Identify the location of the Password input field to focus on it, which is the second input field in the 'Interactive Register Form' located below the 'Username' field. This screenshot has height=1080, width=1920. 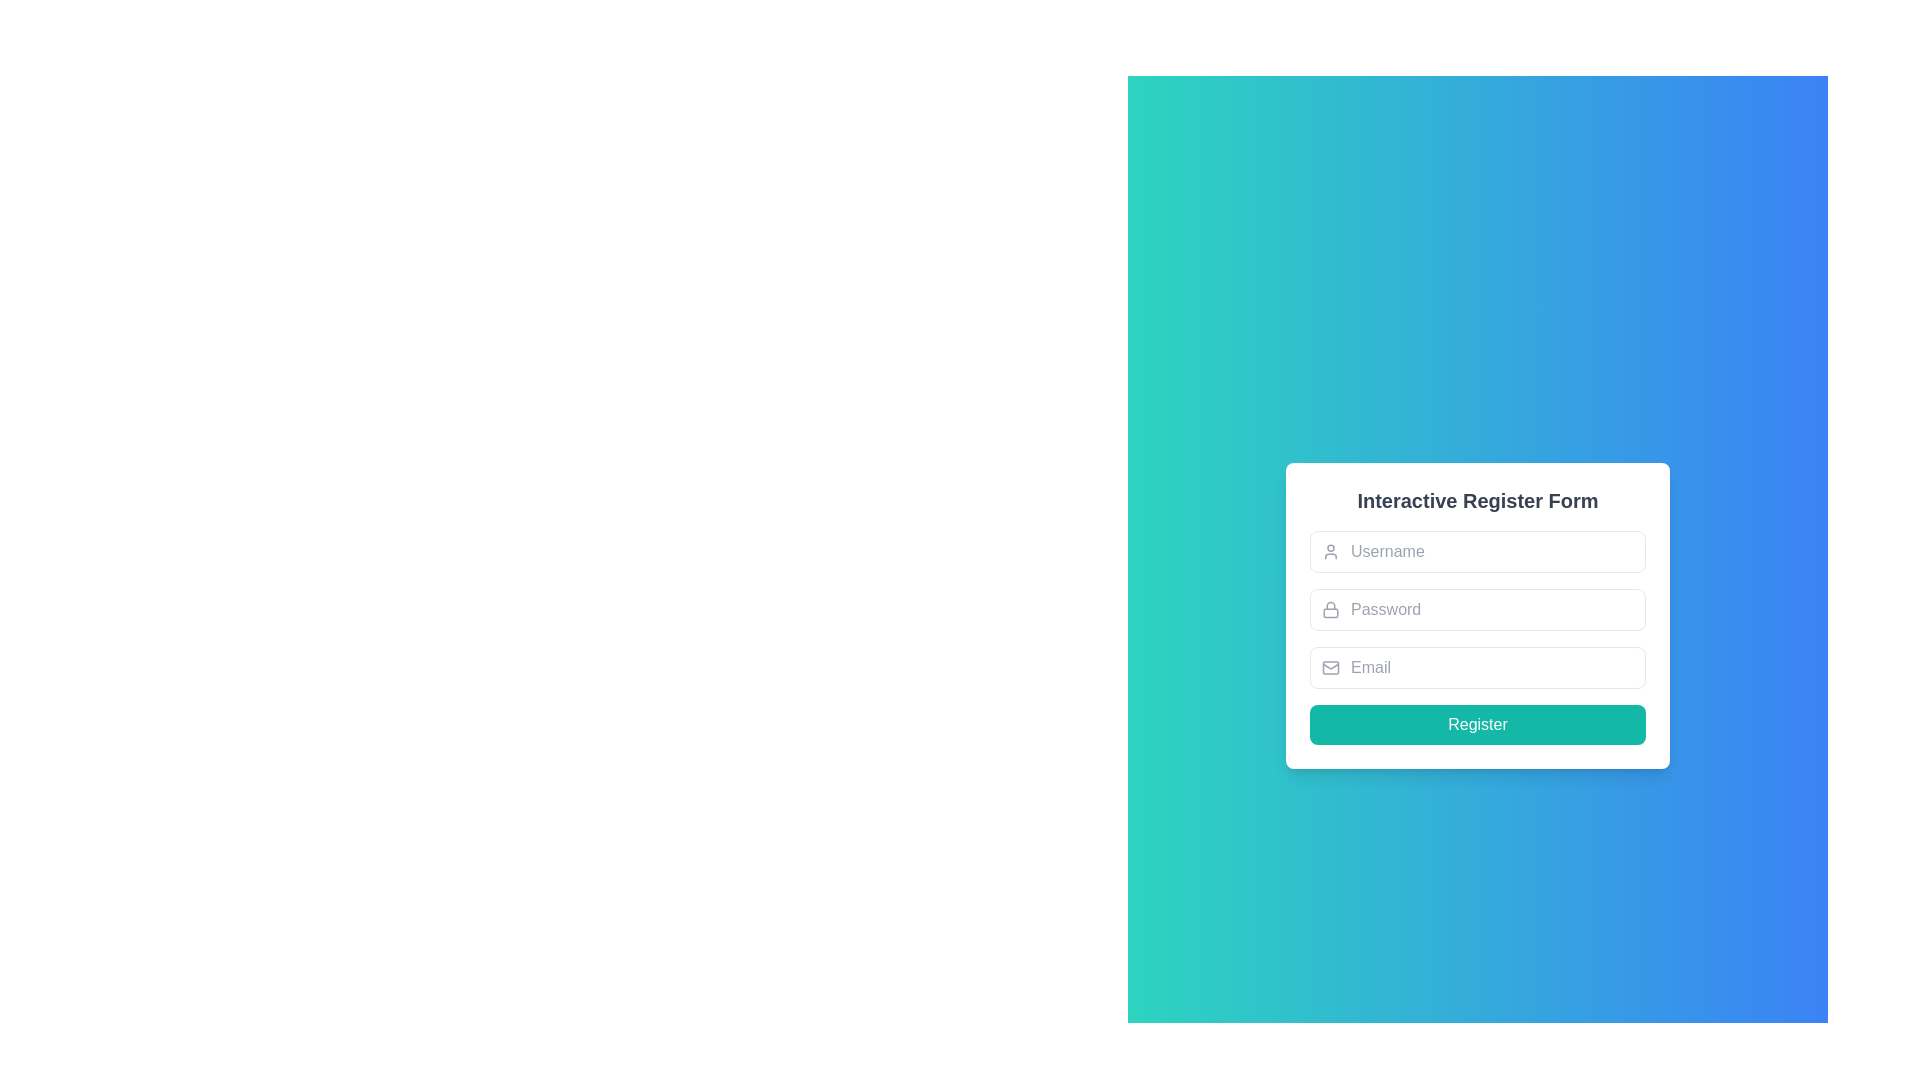
(1478, 637).